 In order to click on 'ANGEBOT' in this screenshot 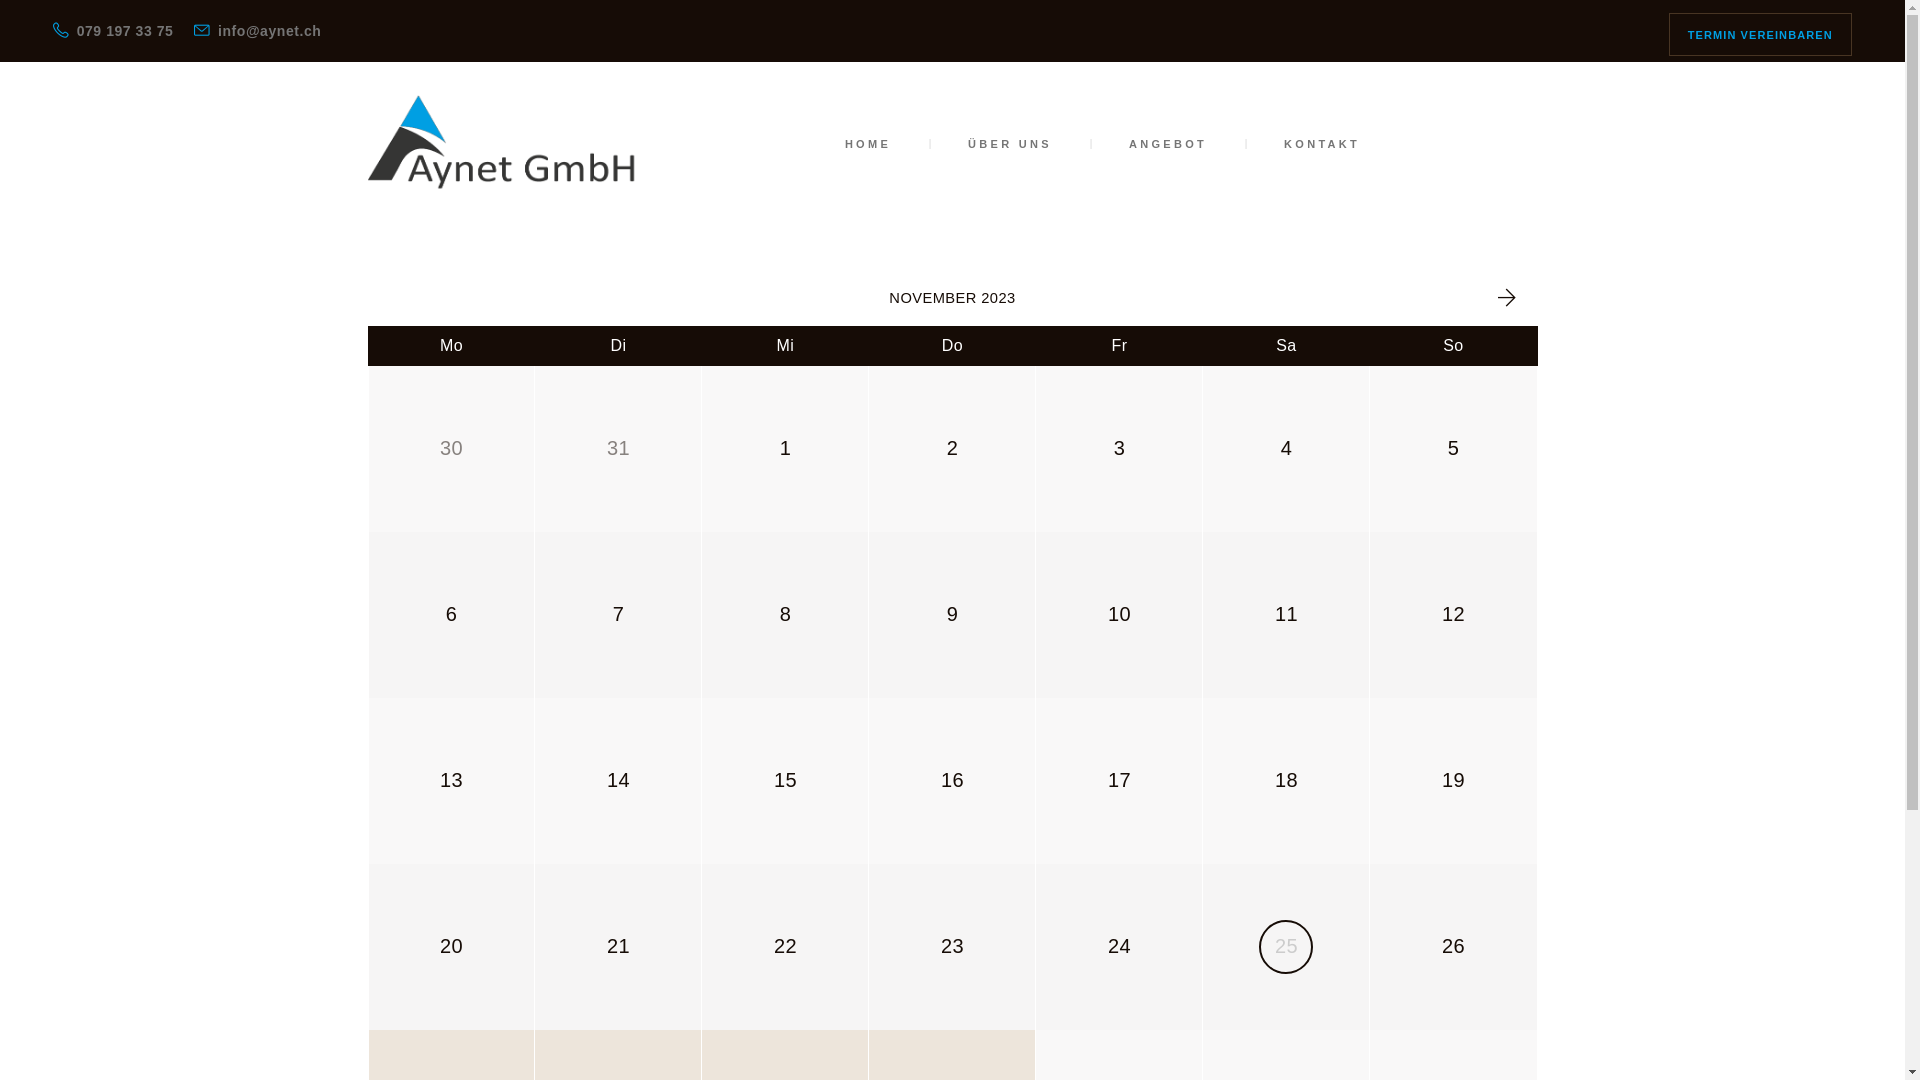, I will do `click(1088, 142)`.